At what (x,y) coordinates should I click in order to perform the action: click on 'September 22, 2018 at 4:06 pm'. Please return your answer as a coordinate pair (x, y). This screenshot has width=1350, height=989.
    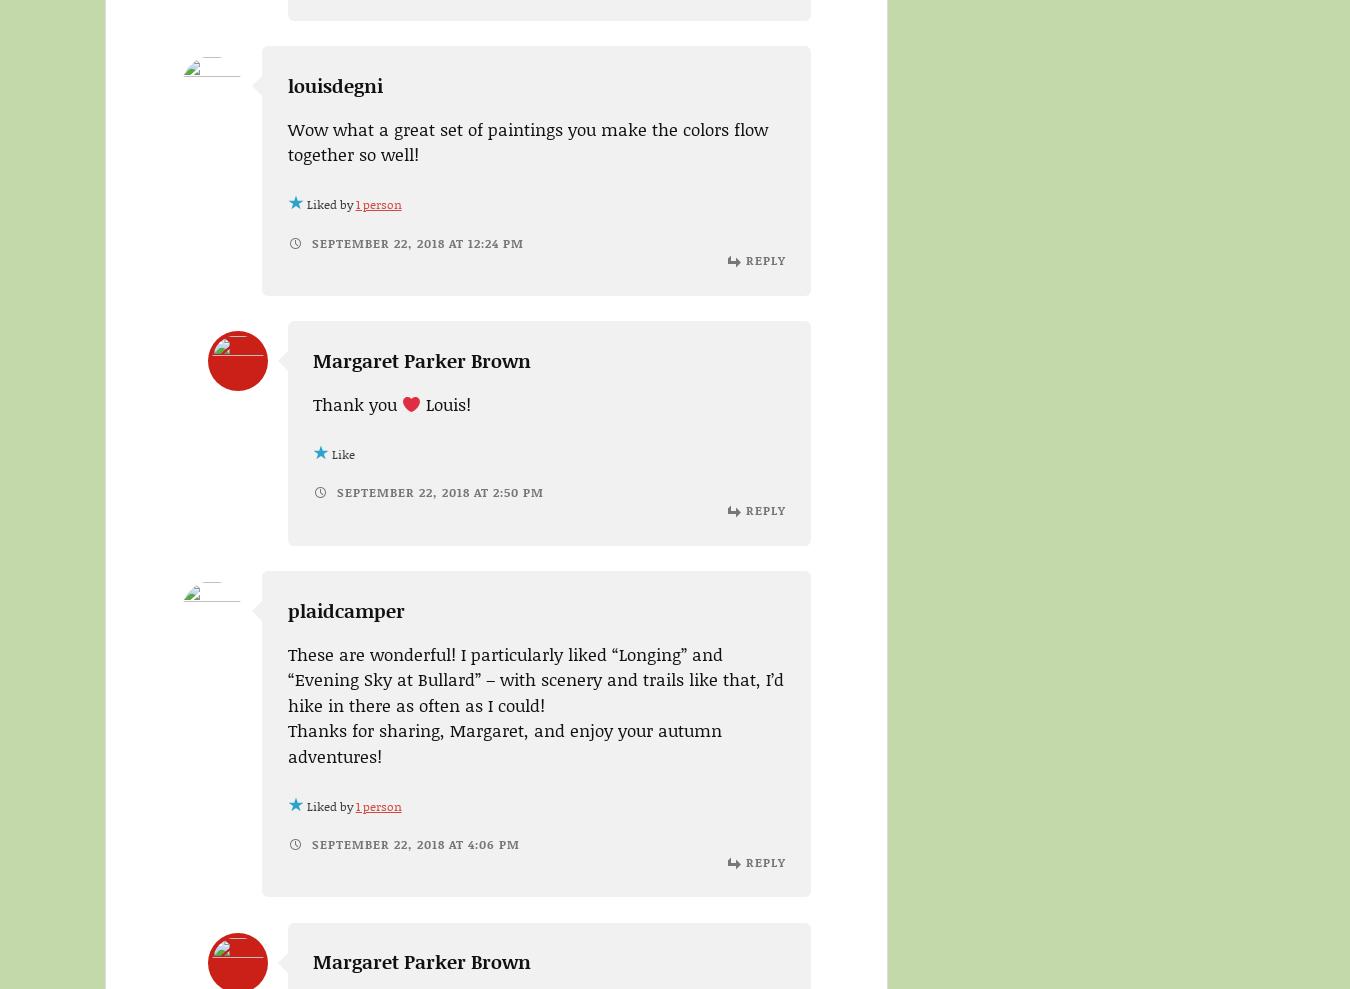
    Looking at the image, I should click on (412, 844).